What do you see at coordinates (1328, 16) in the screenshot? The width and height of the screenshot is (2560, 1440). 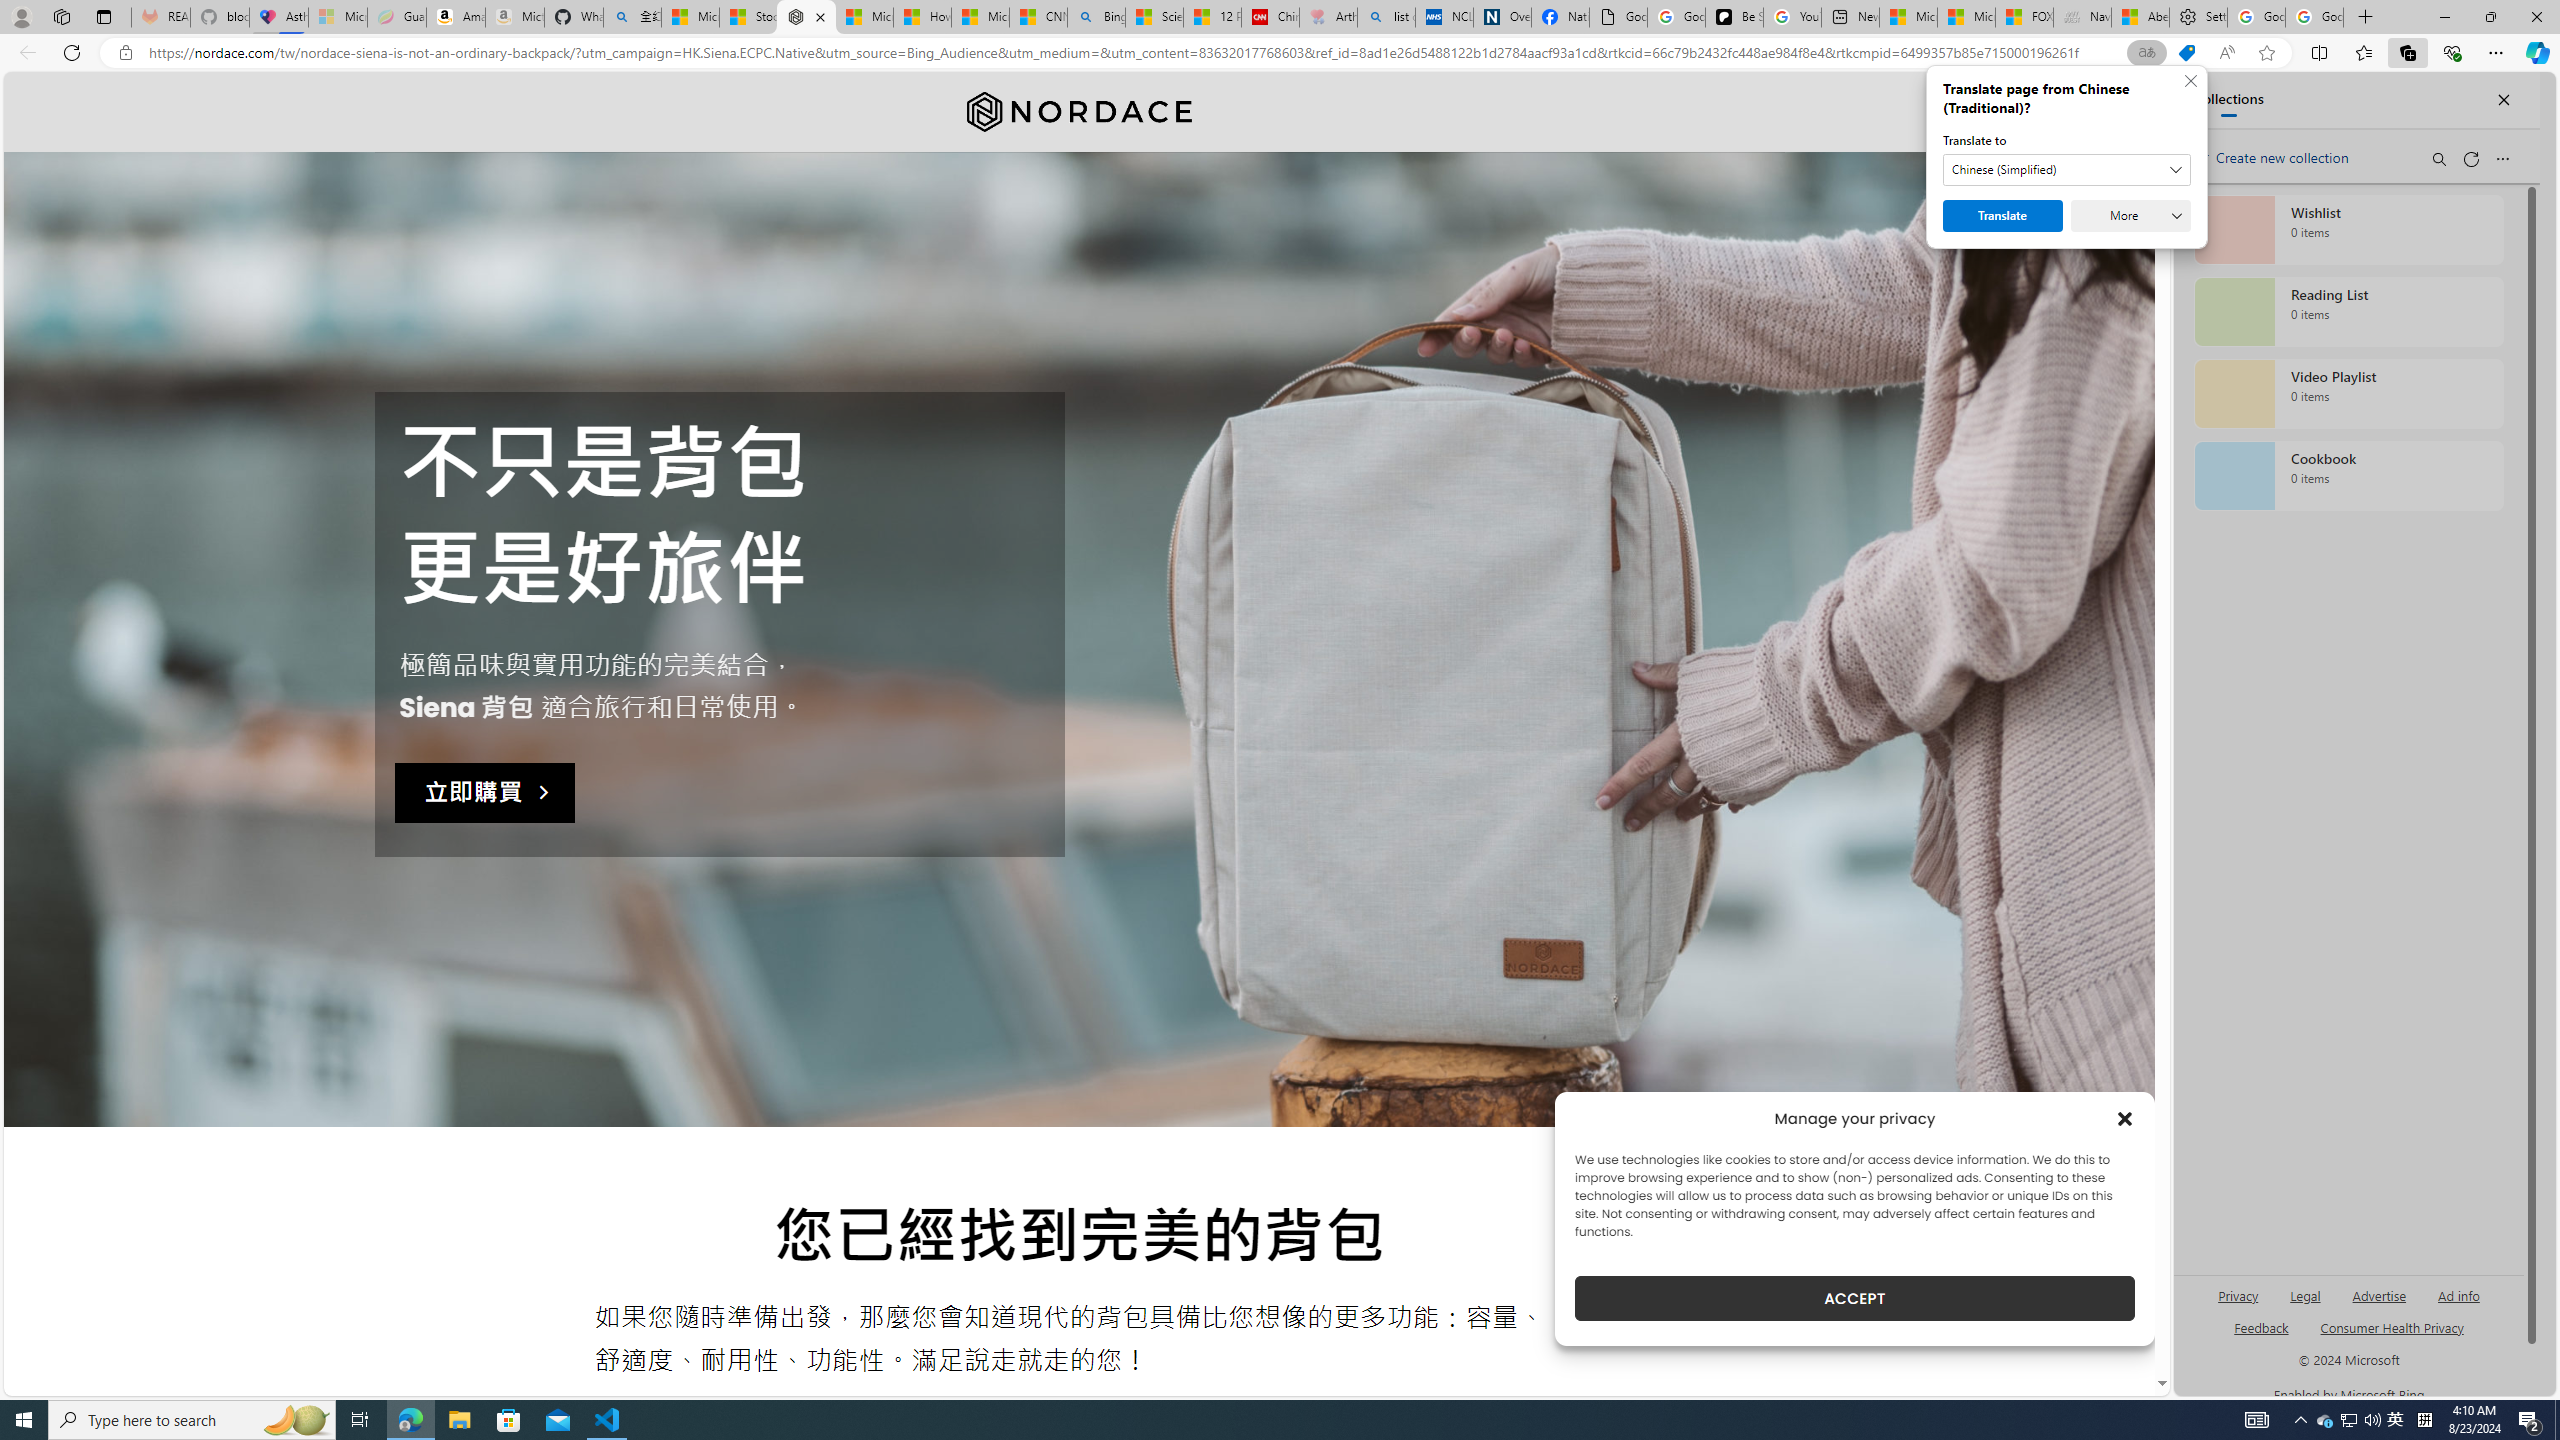 I see `'Arthritis: Ask Health Professionals - Sleeping'` at bounding box center [1328, 16].